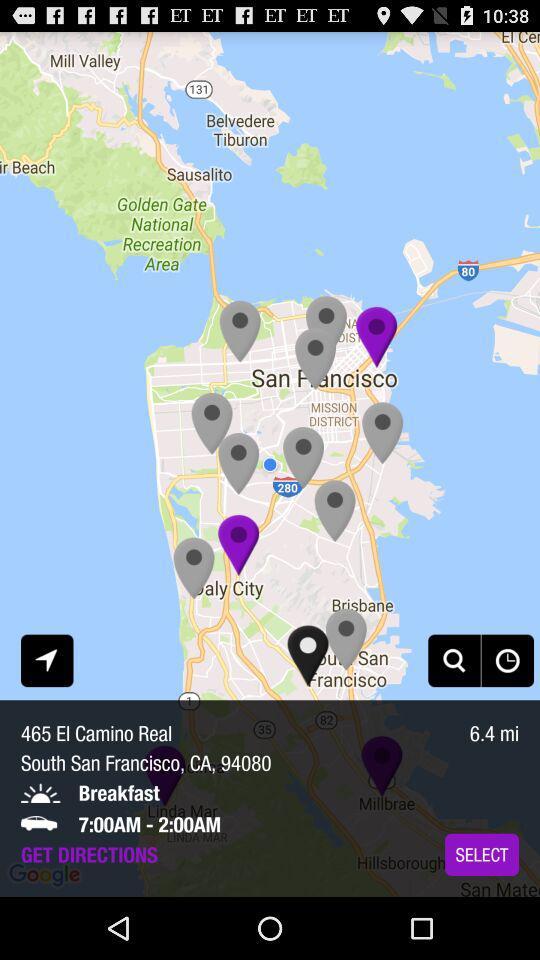 This screenshot has width=540, height=960. I want to click on the navigation icon, so click(47, 707).